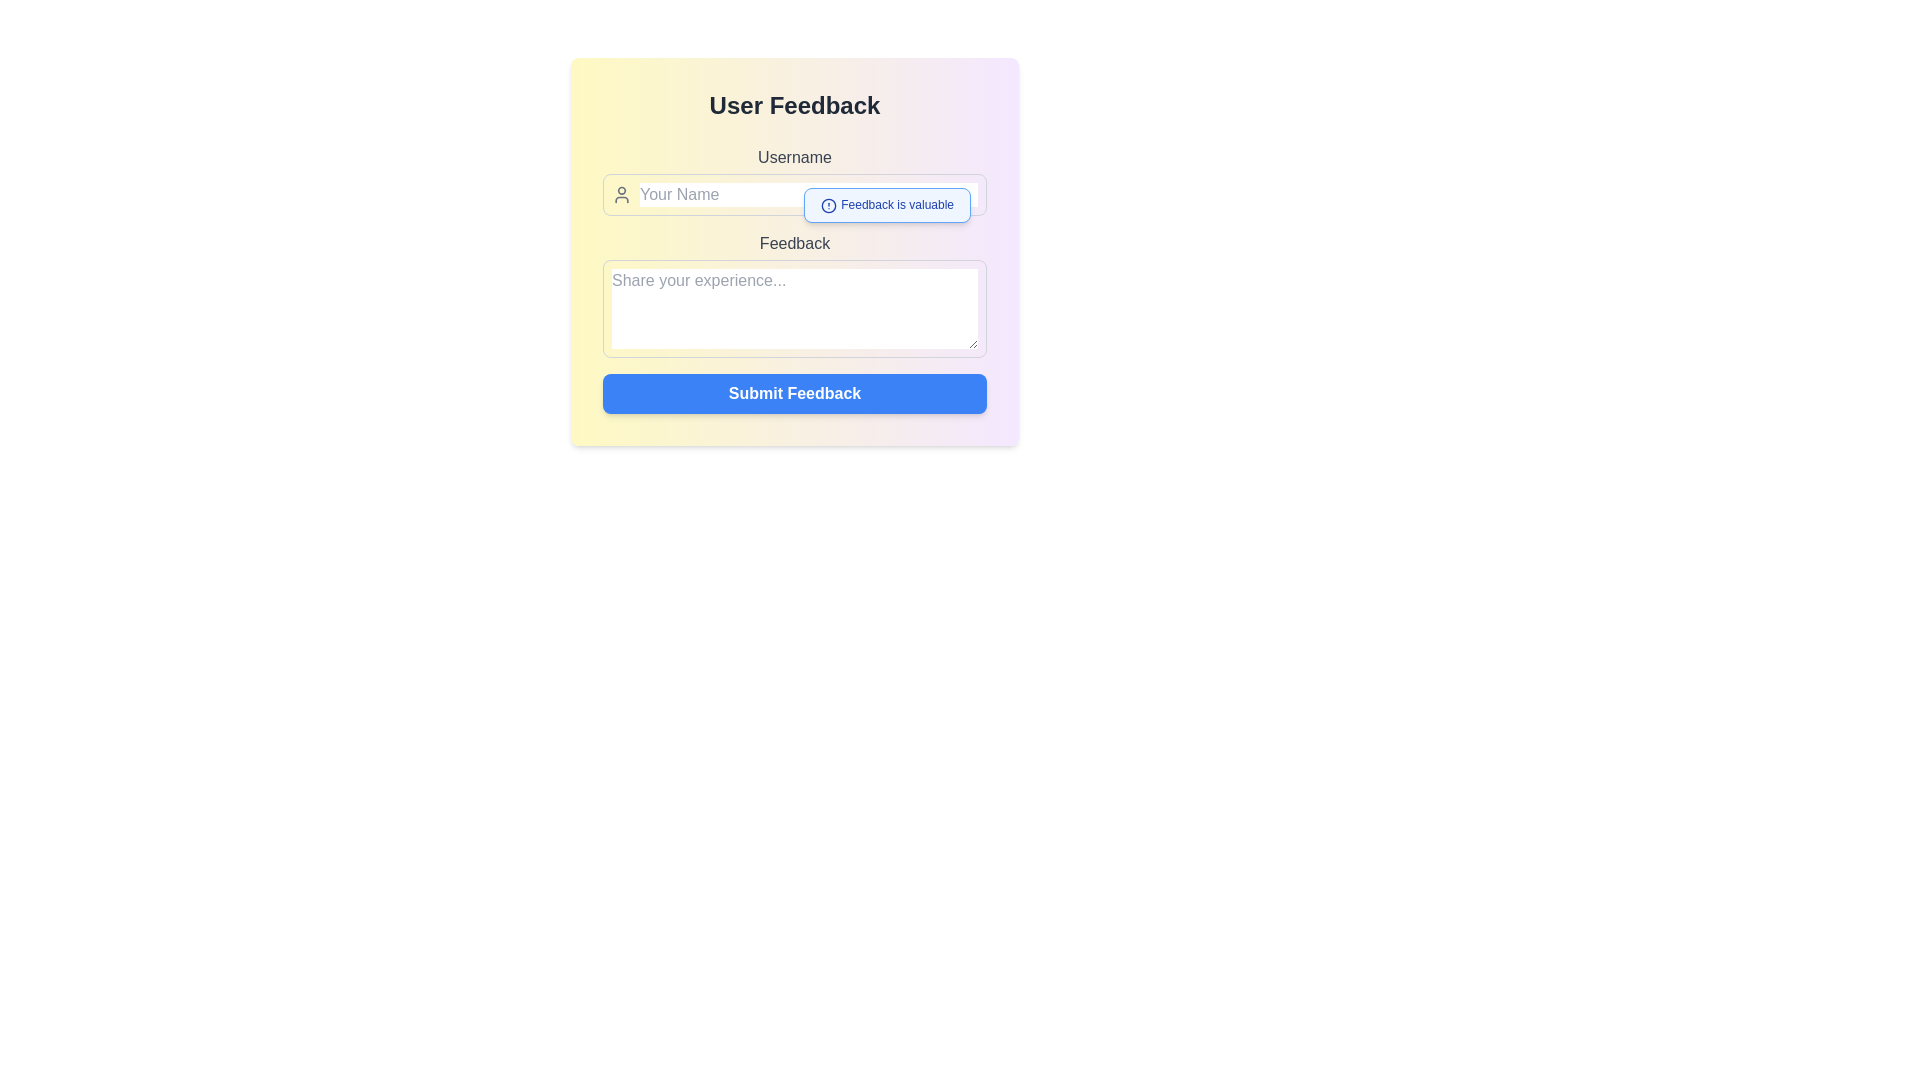  I want to click on the circular alert icon located at the top-right section of the pop-up, adjacent to the username text input and near the 'Feedback is valuable' button, so click(829, 205).